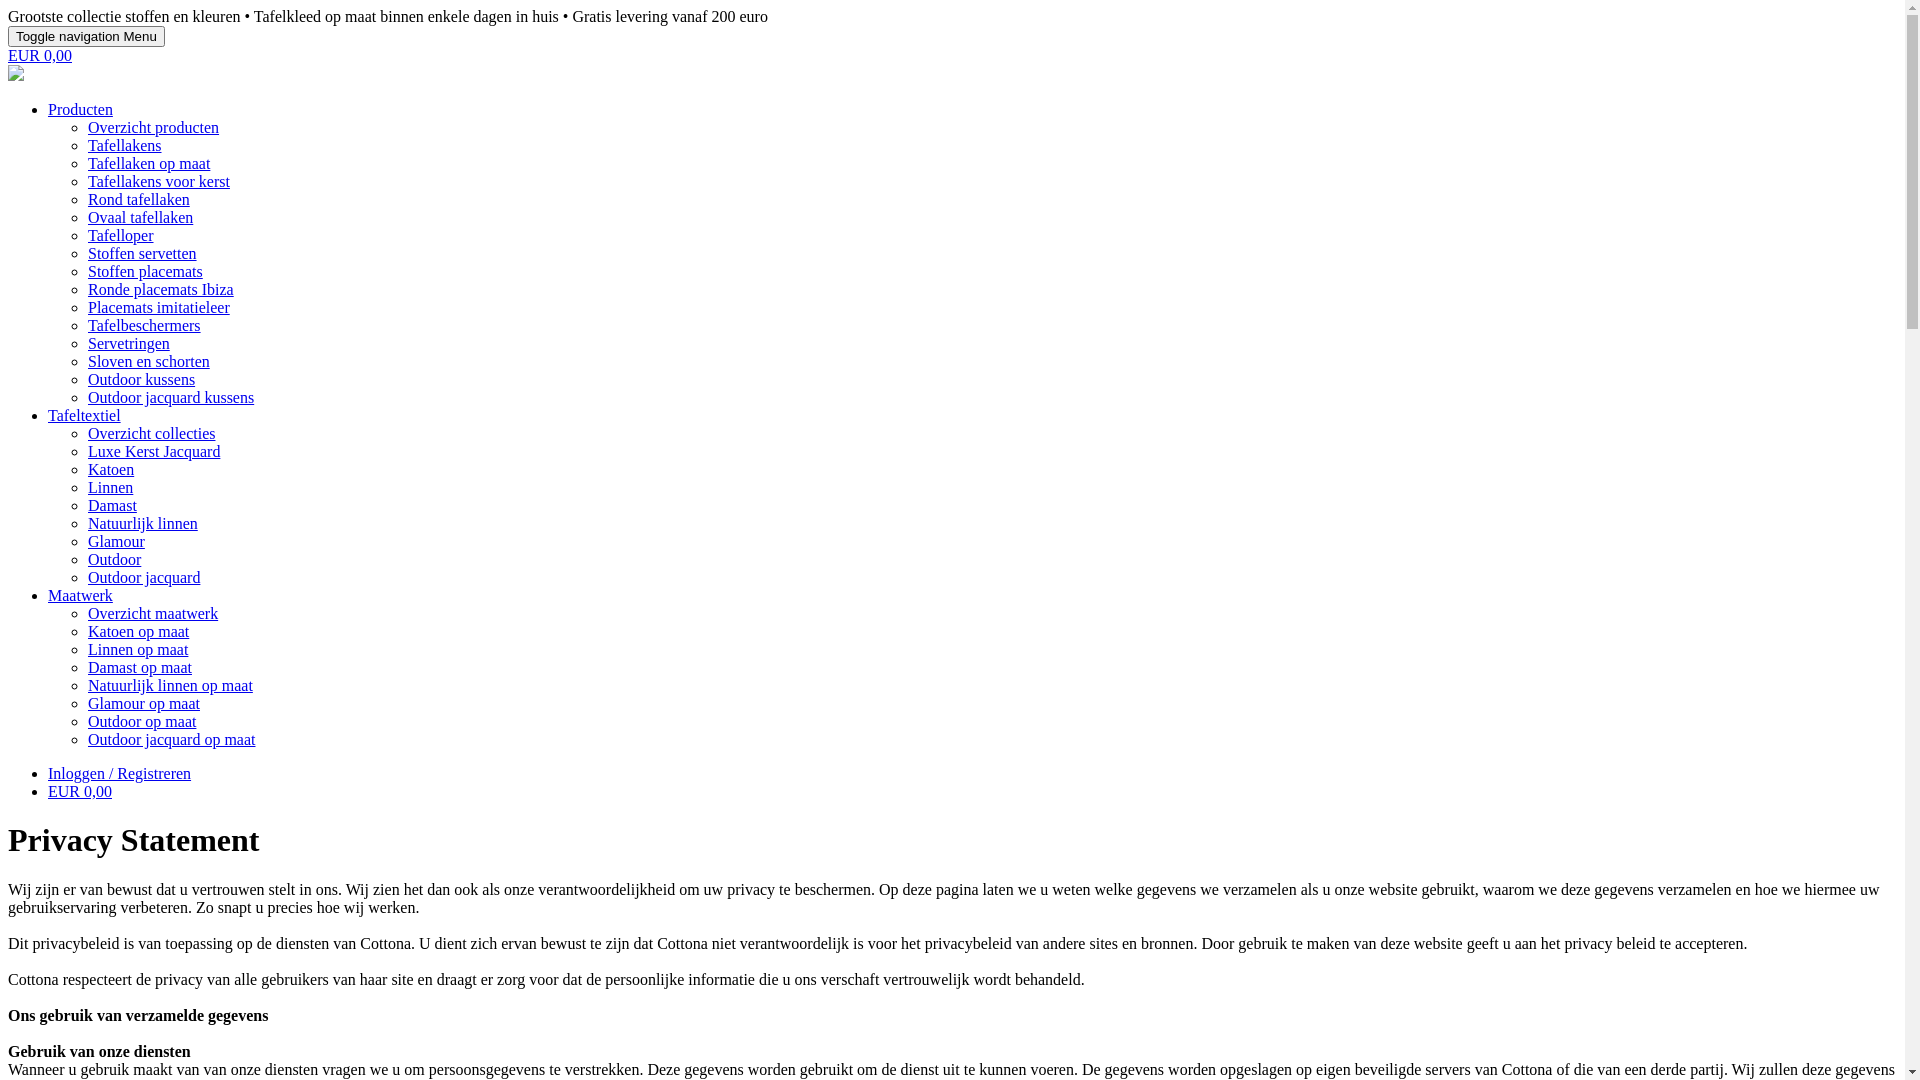  Describe the element at coordinates (86, 361) in the screenshot. I see `'Sloven en schorten'` at that location.